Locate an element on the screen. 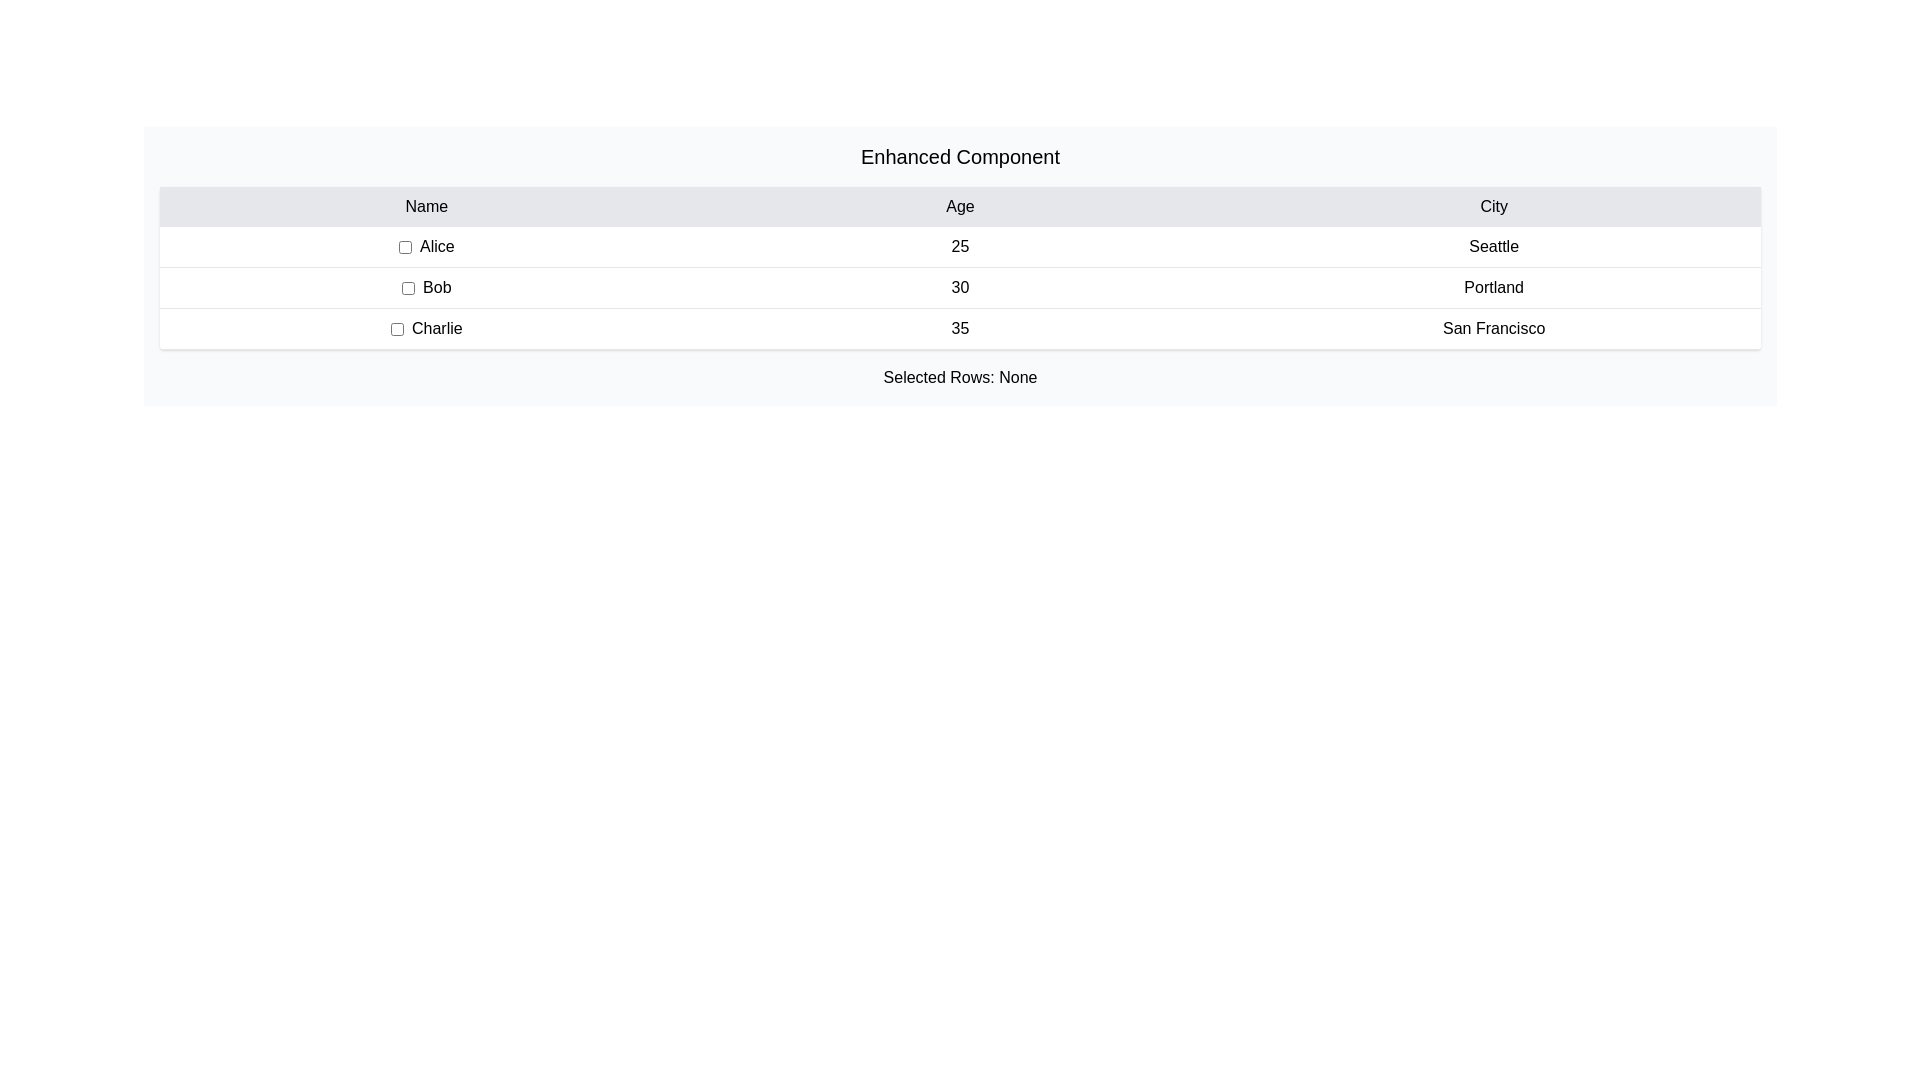 This screenshot has width=1920, height=1080. text label displaying the name 'Charlie' which is centrally positioned in the first column of the third row of the grid layout under the header 'Name' is located at coordinates (425, 327).